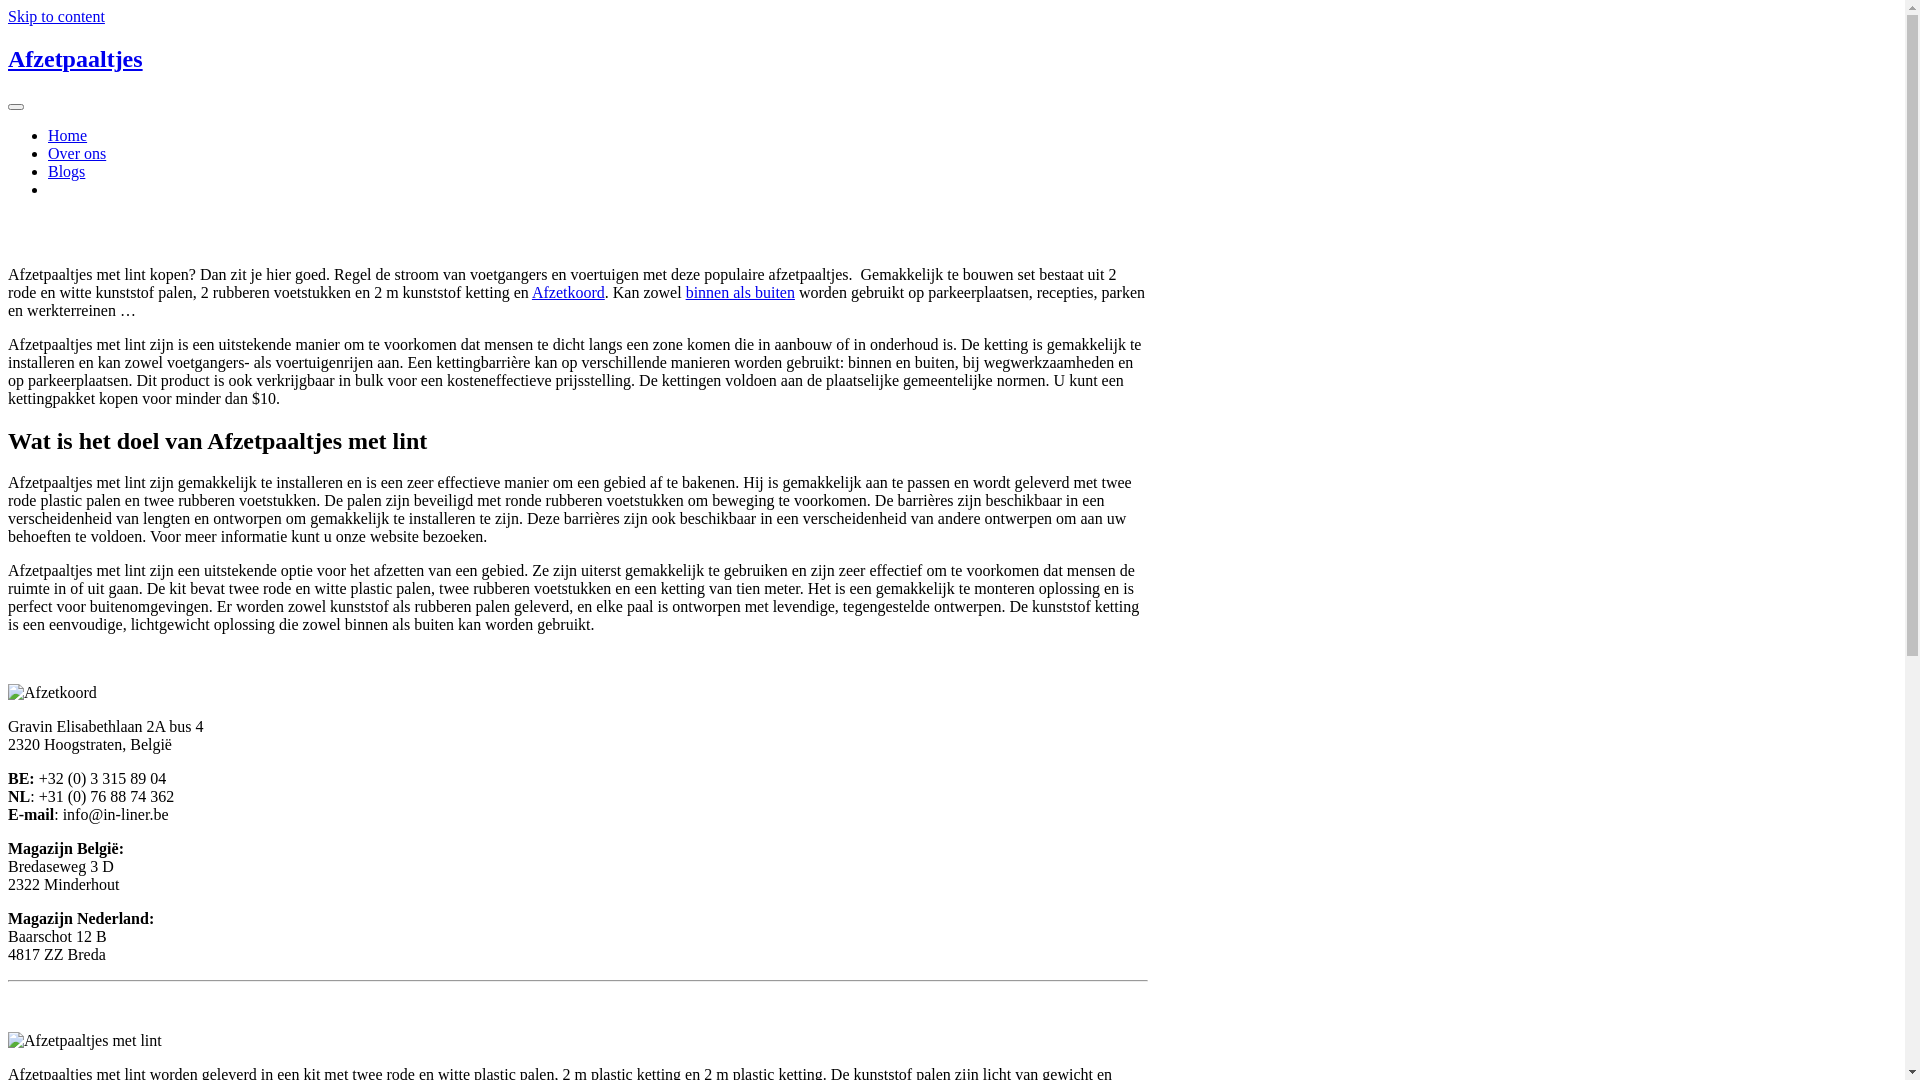 This screenshot has width=1920, height=1080. I want to click on 'binnen als buiten', so click(739, 292).